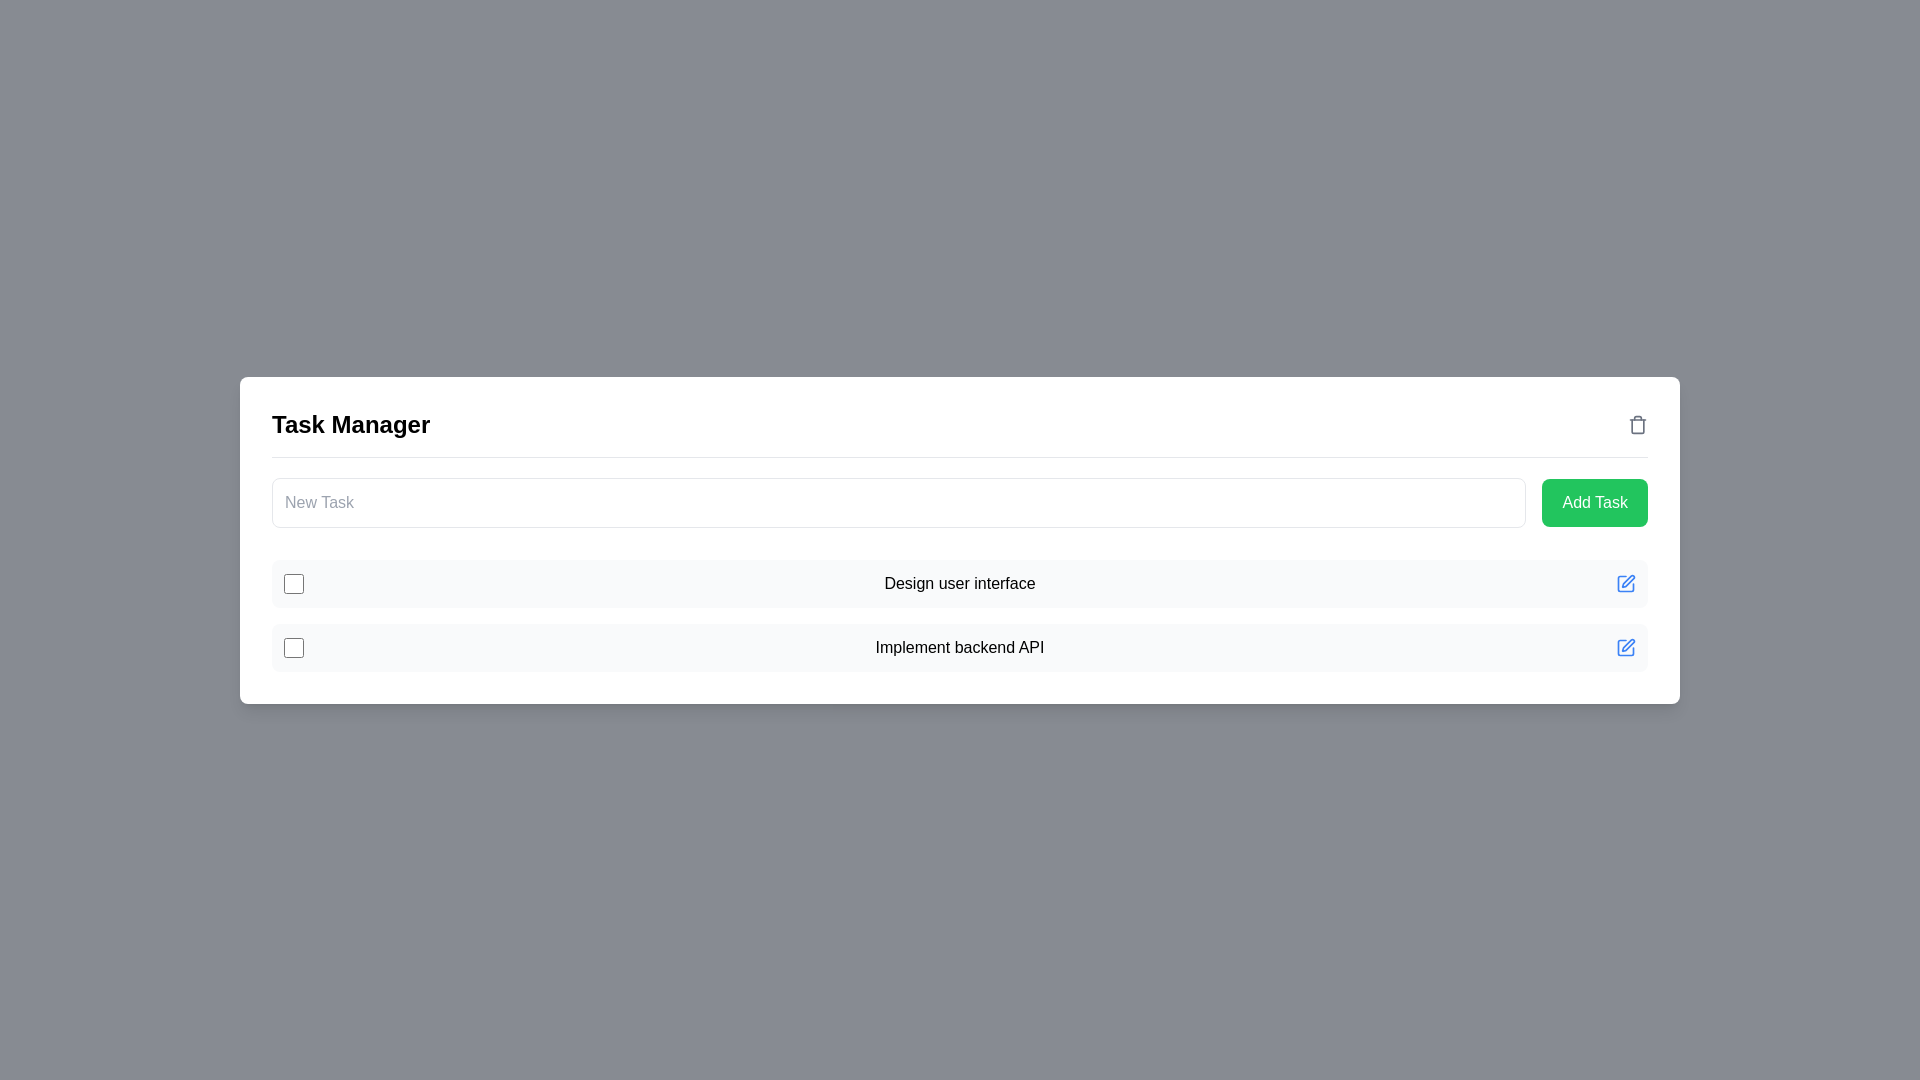  What do you see at coordinates (1626, 647) in the screenshot?
I see `the edit icon button located at the far right of the 'Implement backend API' task row` at bounding box center [1626, 647].